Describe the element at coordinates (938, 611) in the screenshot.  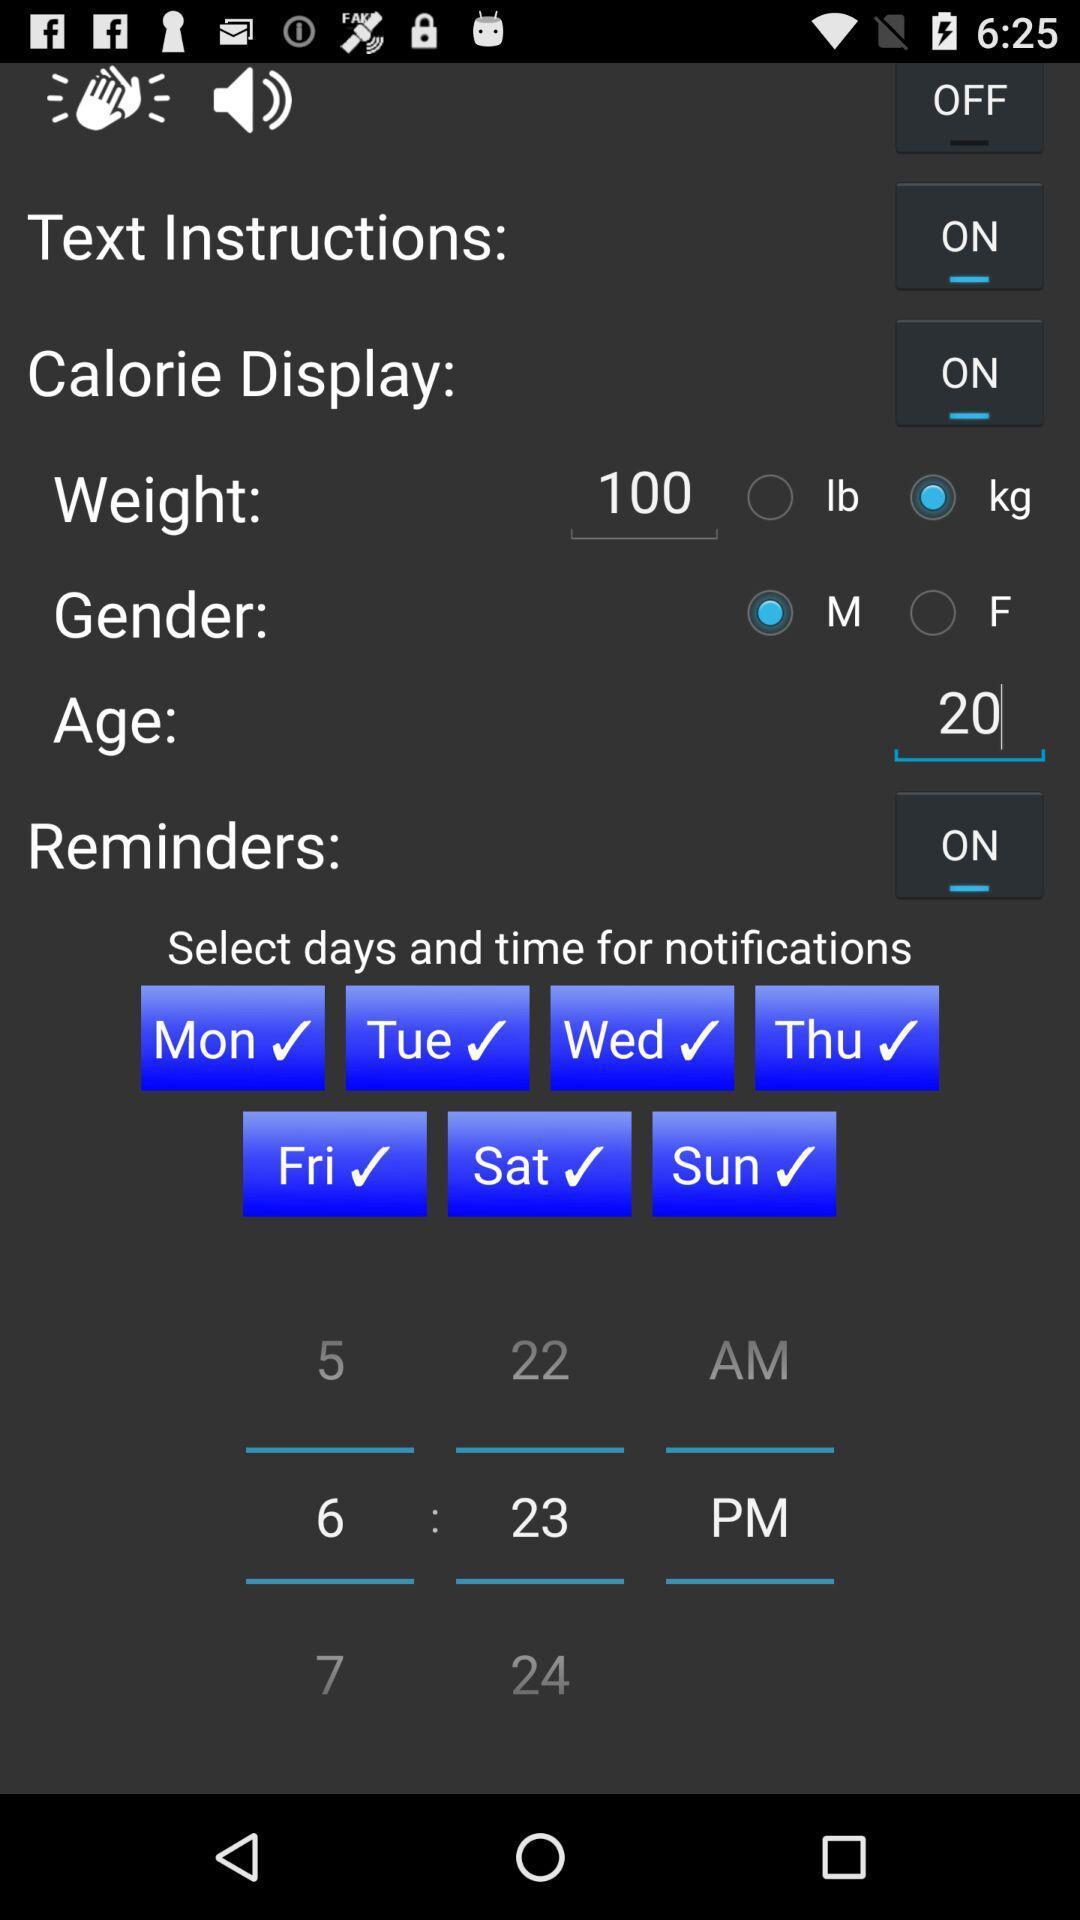
I see `set as female` at that location.